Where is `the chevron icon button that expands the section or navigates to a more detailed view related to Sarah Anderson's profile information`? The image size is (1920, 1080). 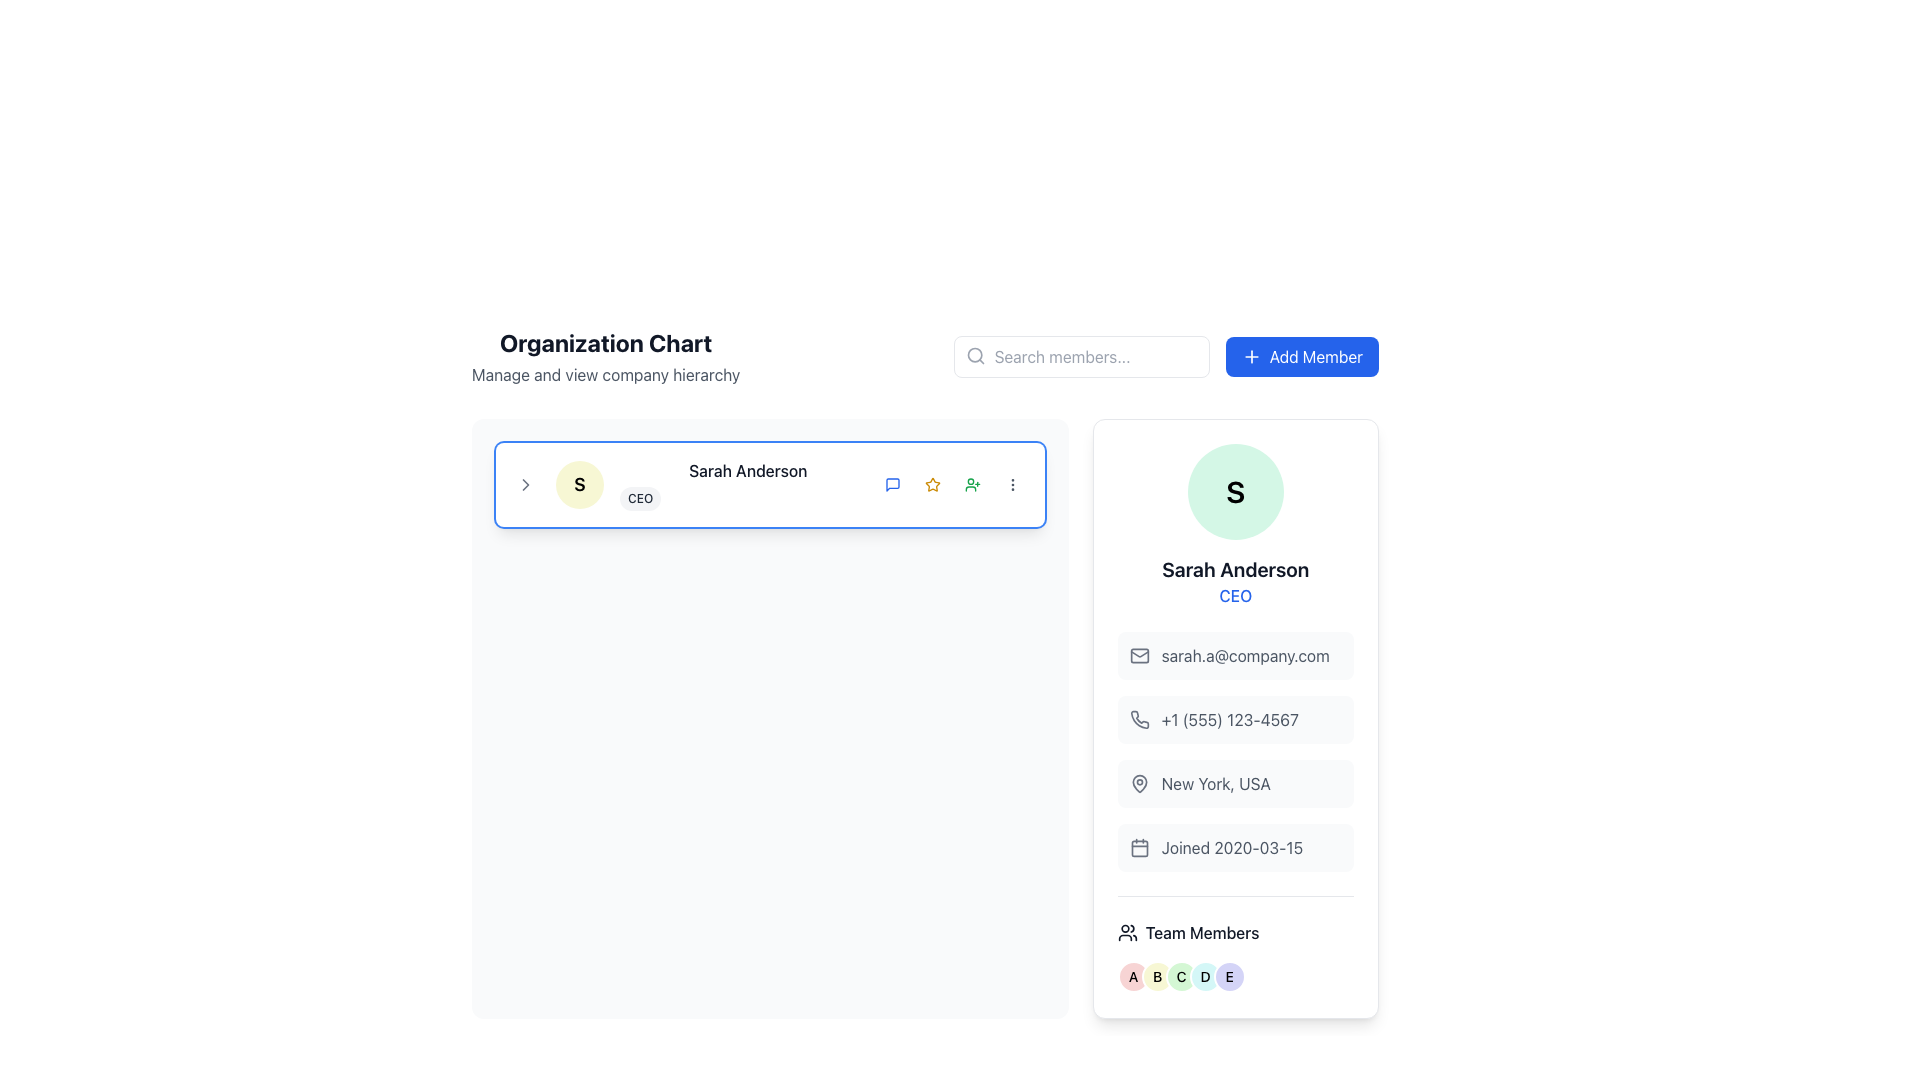
the chevron icon button that expands the section or navigates to a more detailed view related to Sarah Anderson's profile information is located at coordinates (526, 485).